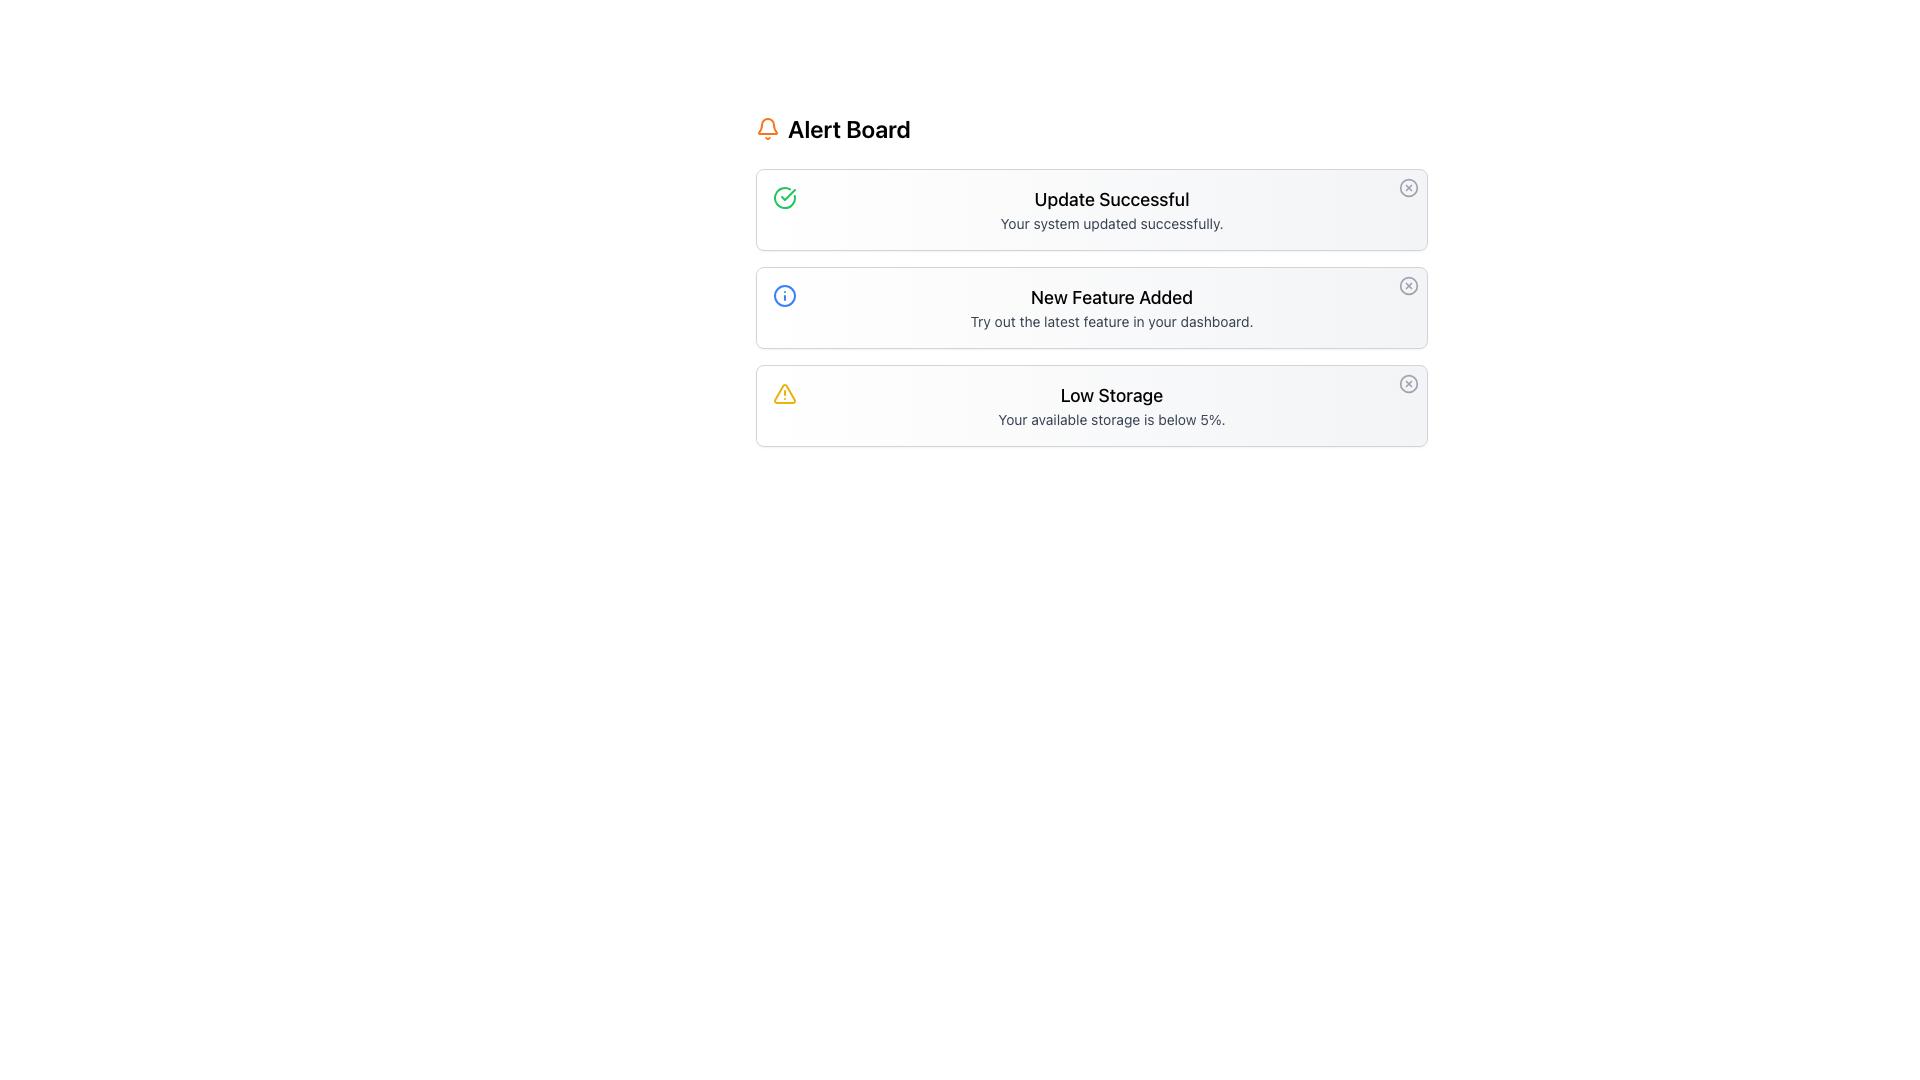  I want to click on the Text Label that serves as a title or heading for alerts or notifications, located to the right of the orange bell icon, so click(849, 128).